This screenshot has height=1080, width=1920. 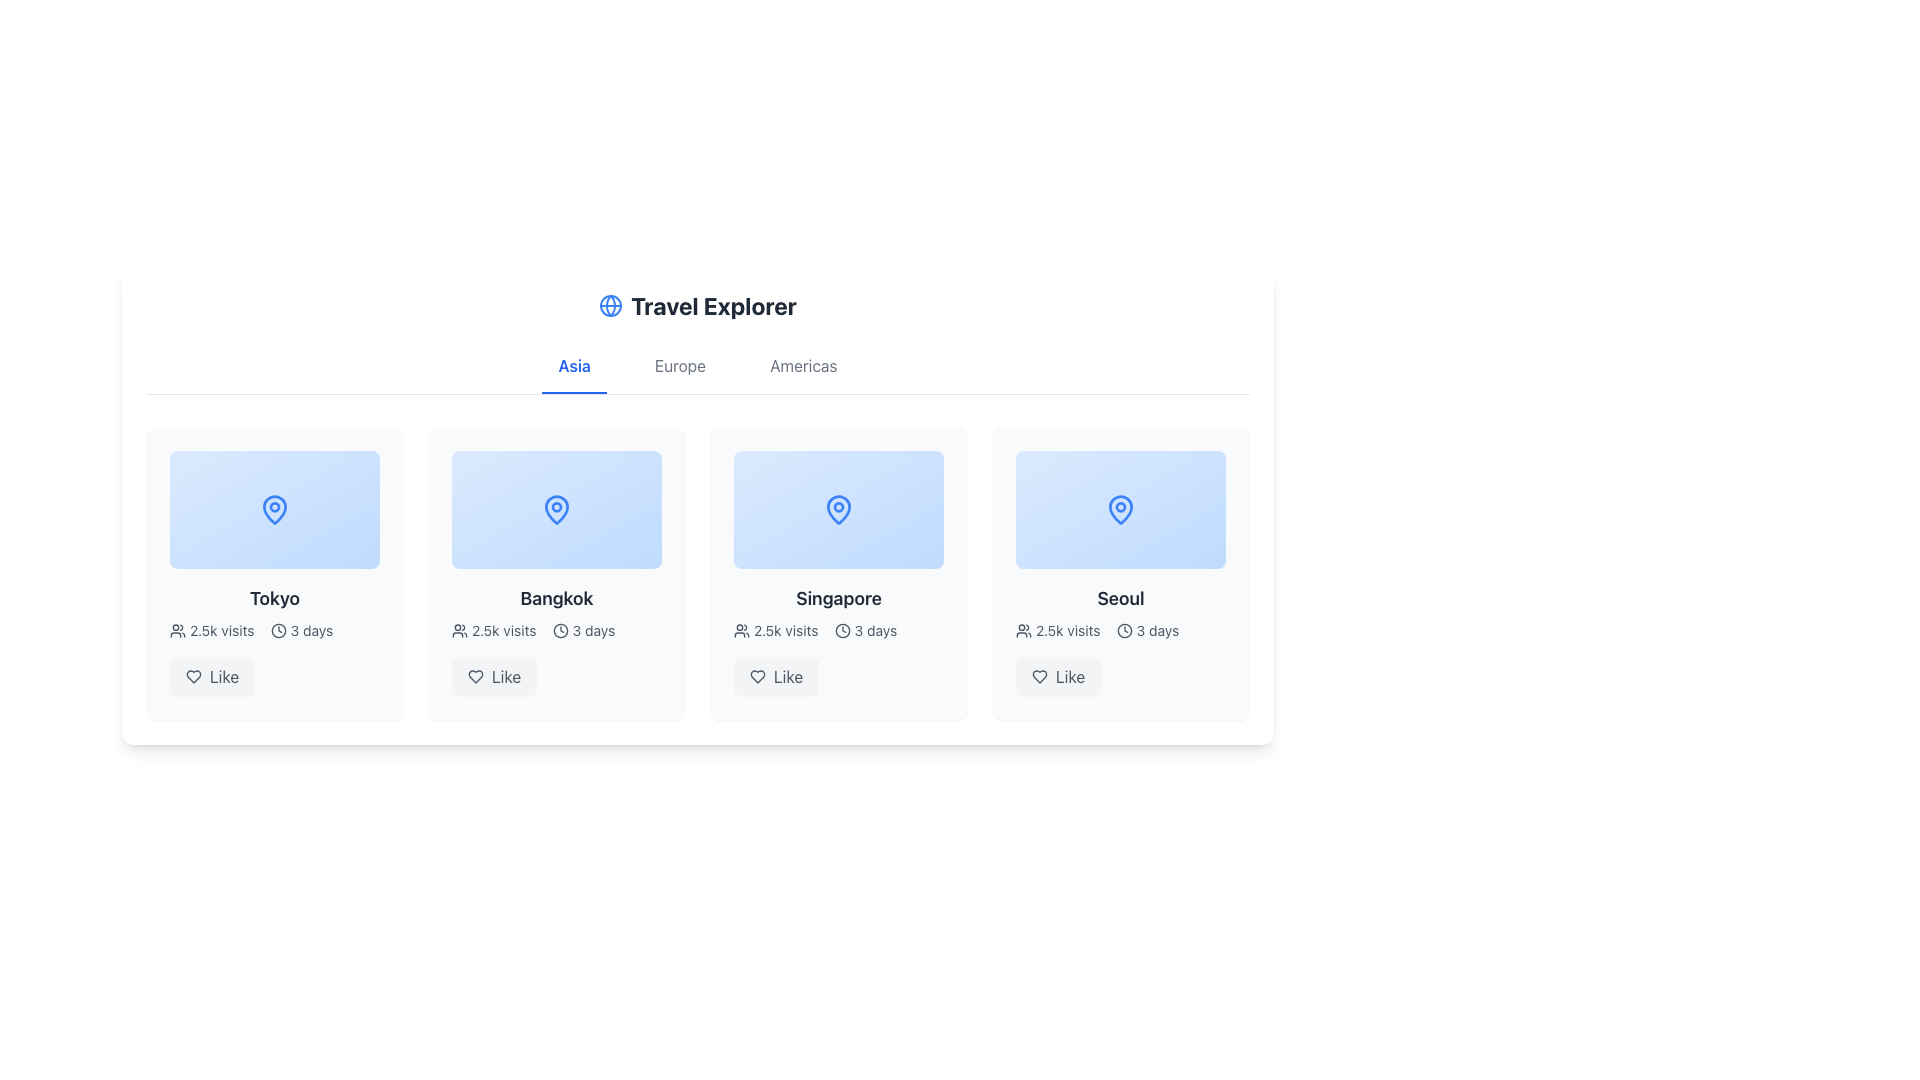 What do you see at coordinates (610, 305) in the screenshot?
I see `the blue circular SVG graphical element that is part of the globe icon next to the 'Travel Explorer' title` at bounding box center [610, 305].